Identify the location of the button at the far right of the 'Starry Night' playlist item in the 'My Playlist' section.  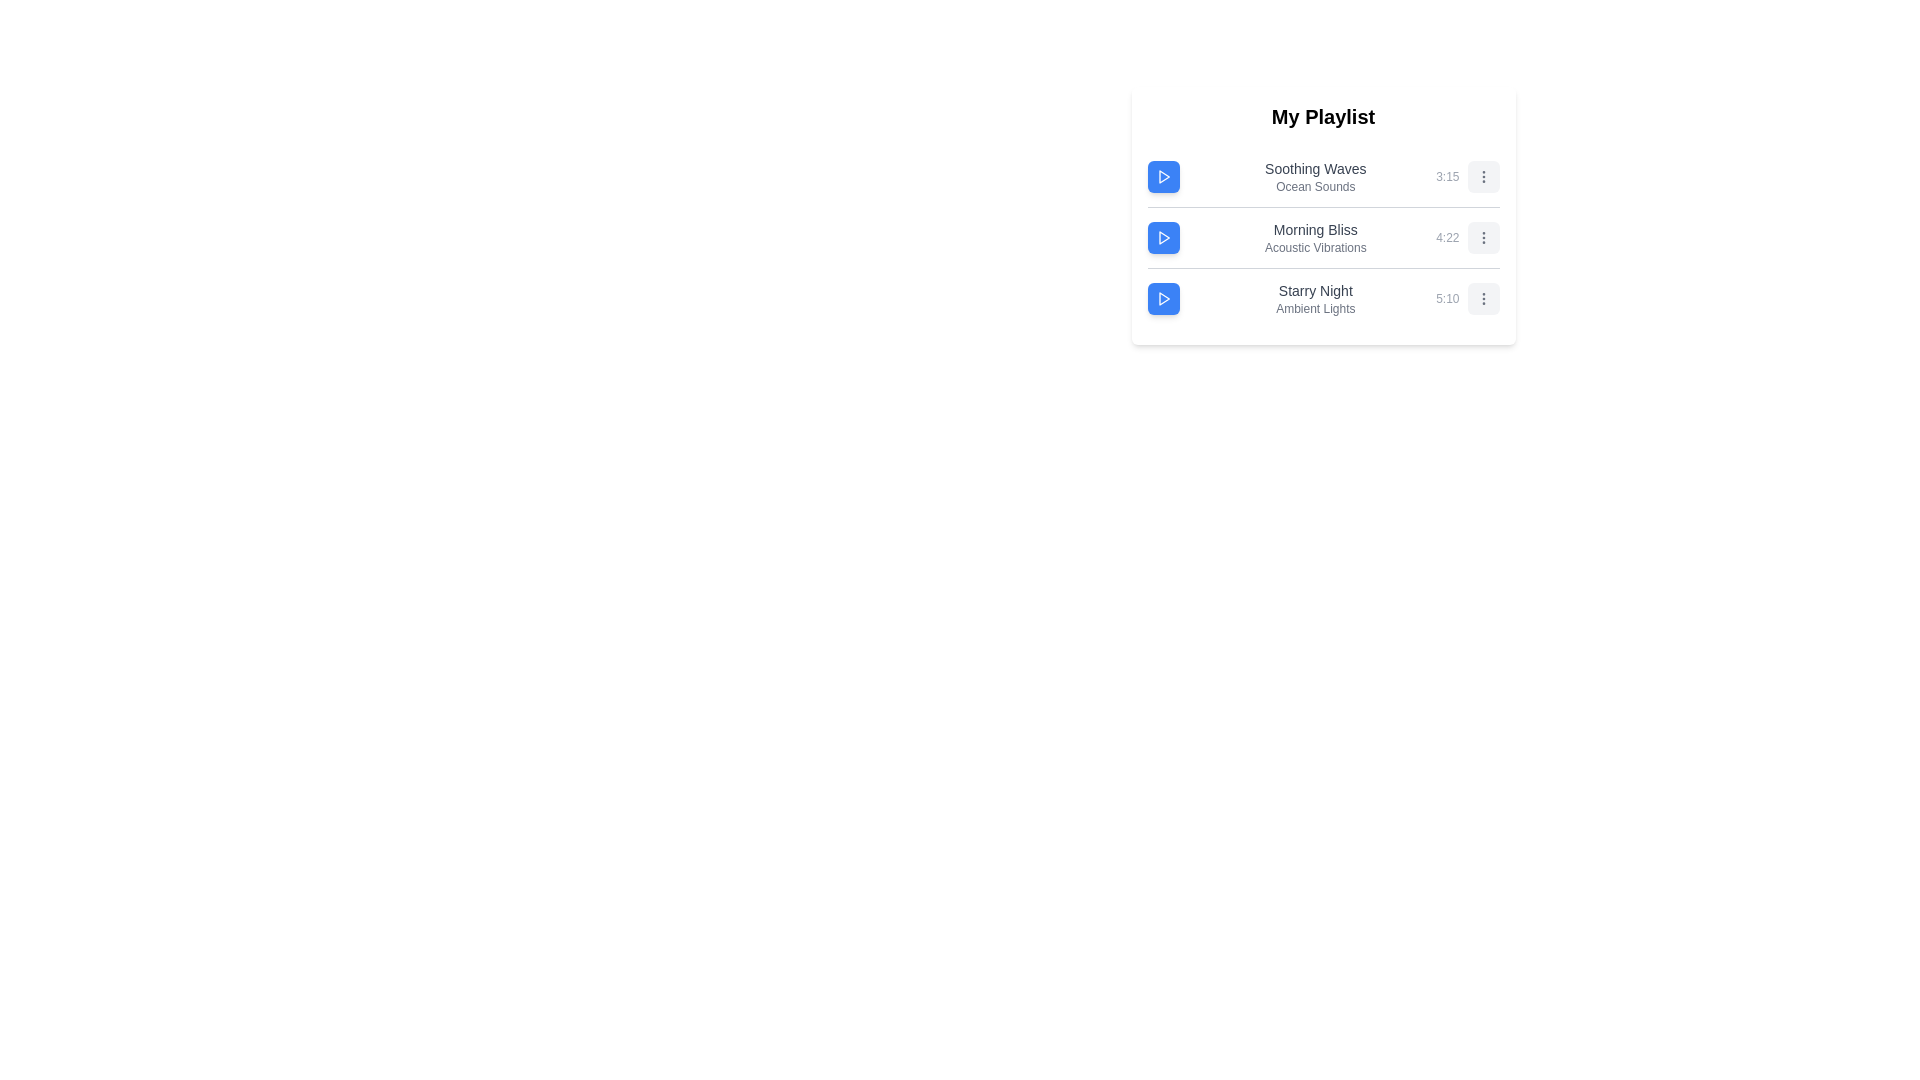
(1483, 299).